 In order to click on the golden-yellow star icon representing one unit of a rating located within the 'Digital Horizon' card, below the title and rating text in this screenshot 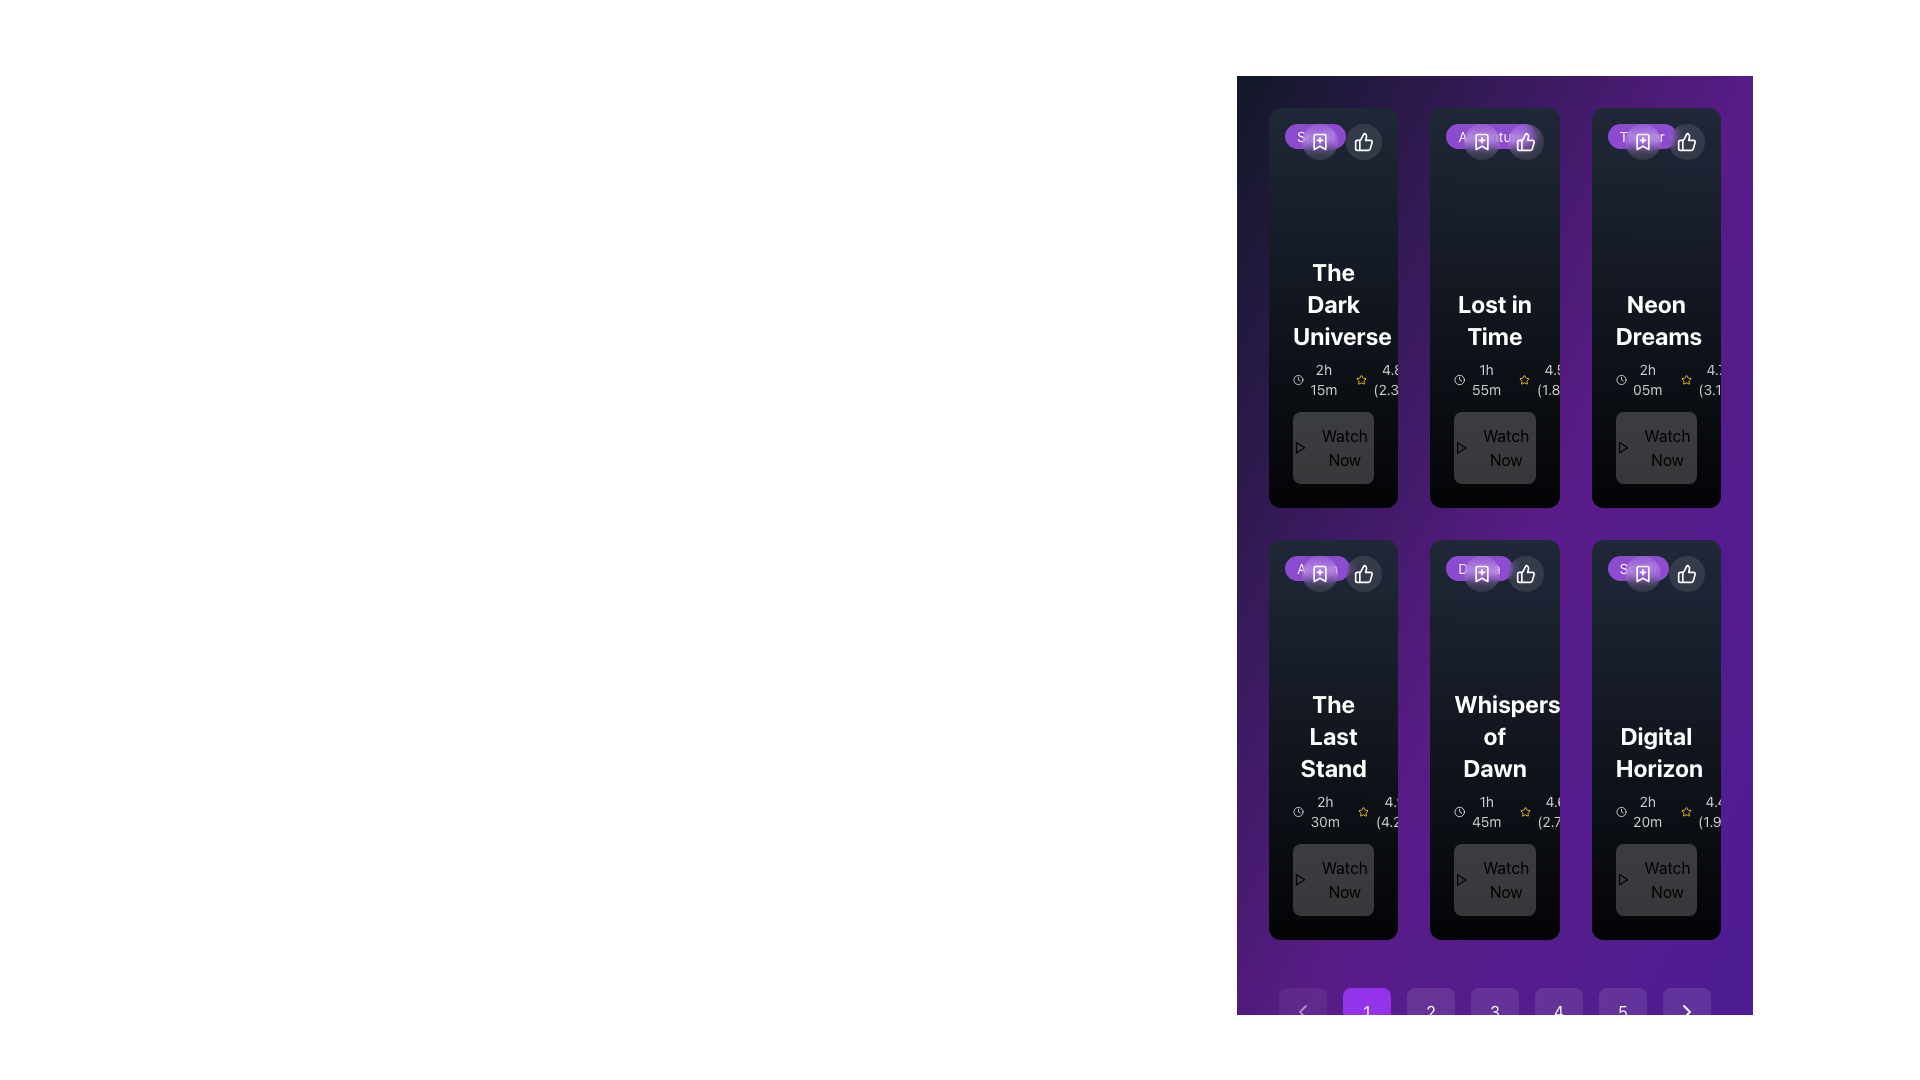, I will do `click(1524, 811)`.